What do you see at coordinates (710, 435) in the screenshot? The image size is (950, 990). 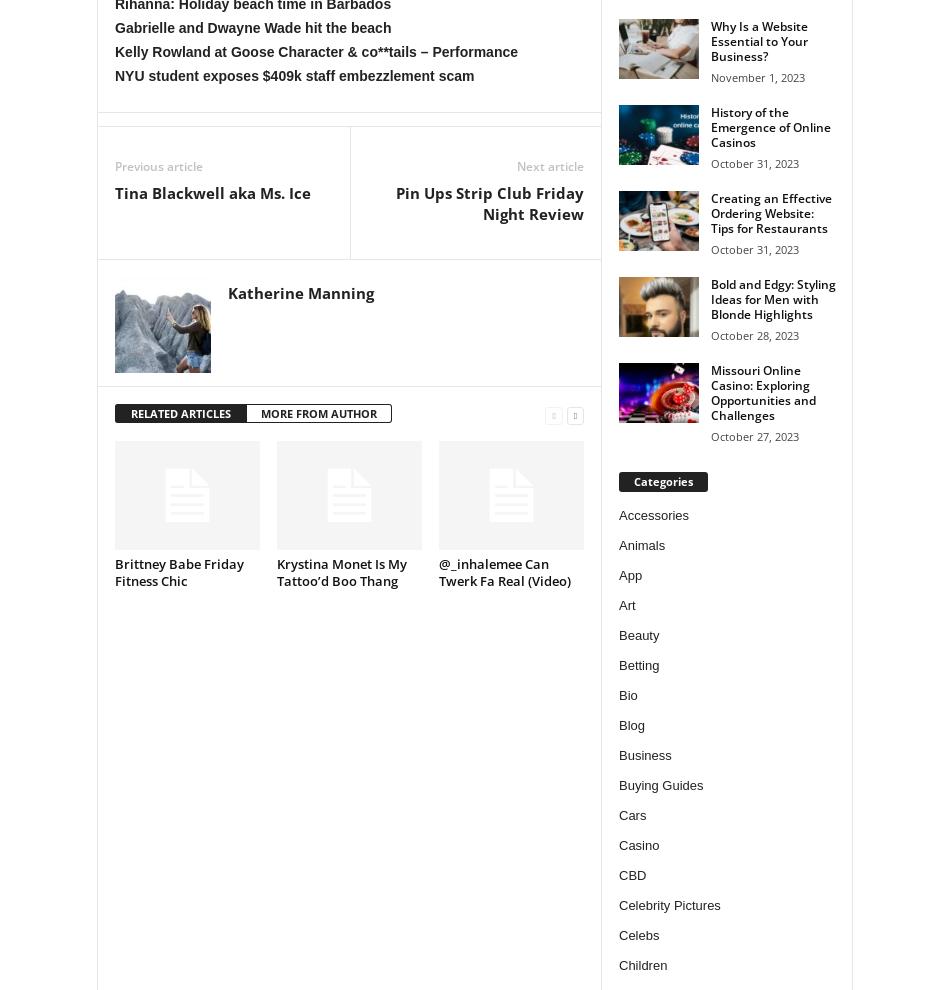 I see `'October 27, 2023'` at bounding box center [710, 435].